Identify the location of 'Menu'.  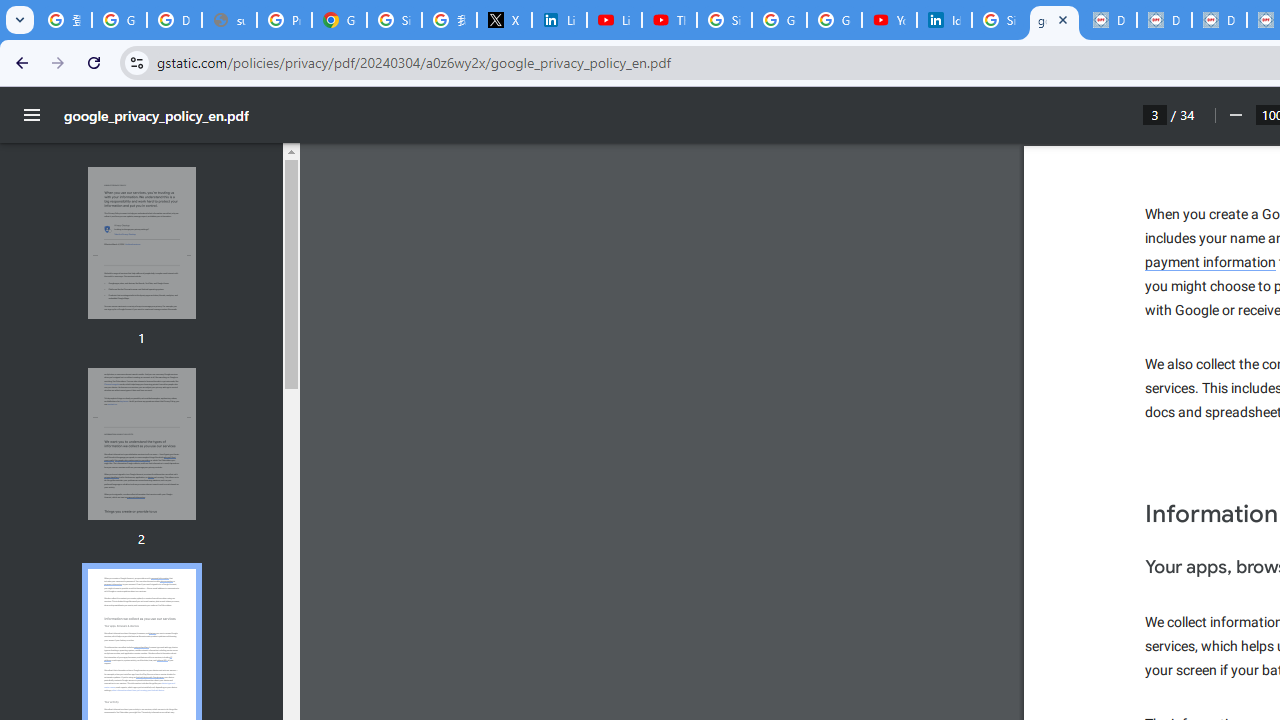
(32, 115).